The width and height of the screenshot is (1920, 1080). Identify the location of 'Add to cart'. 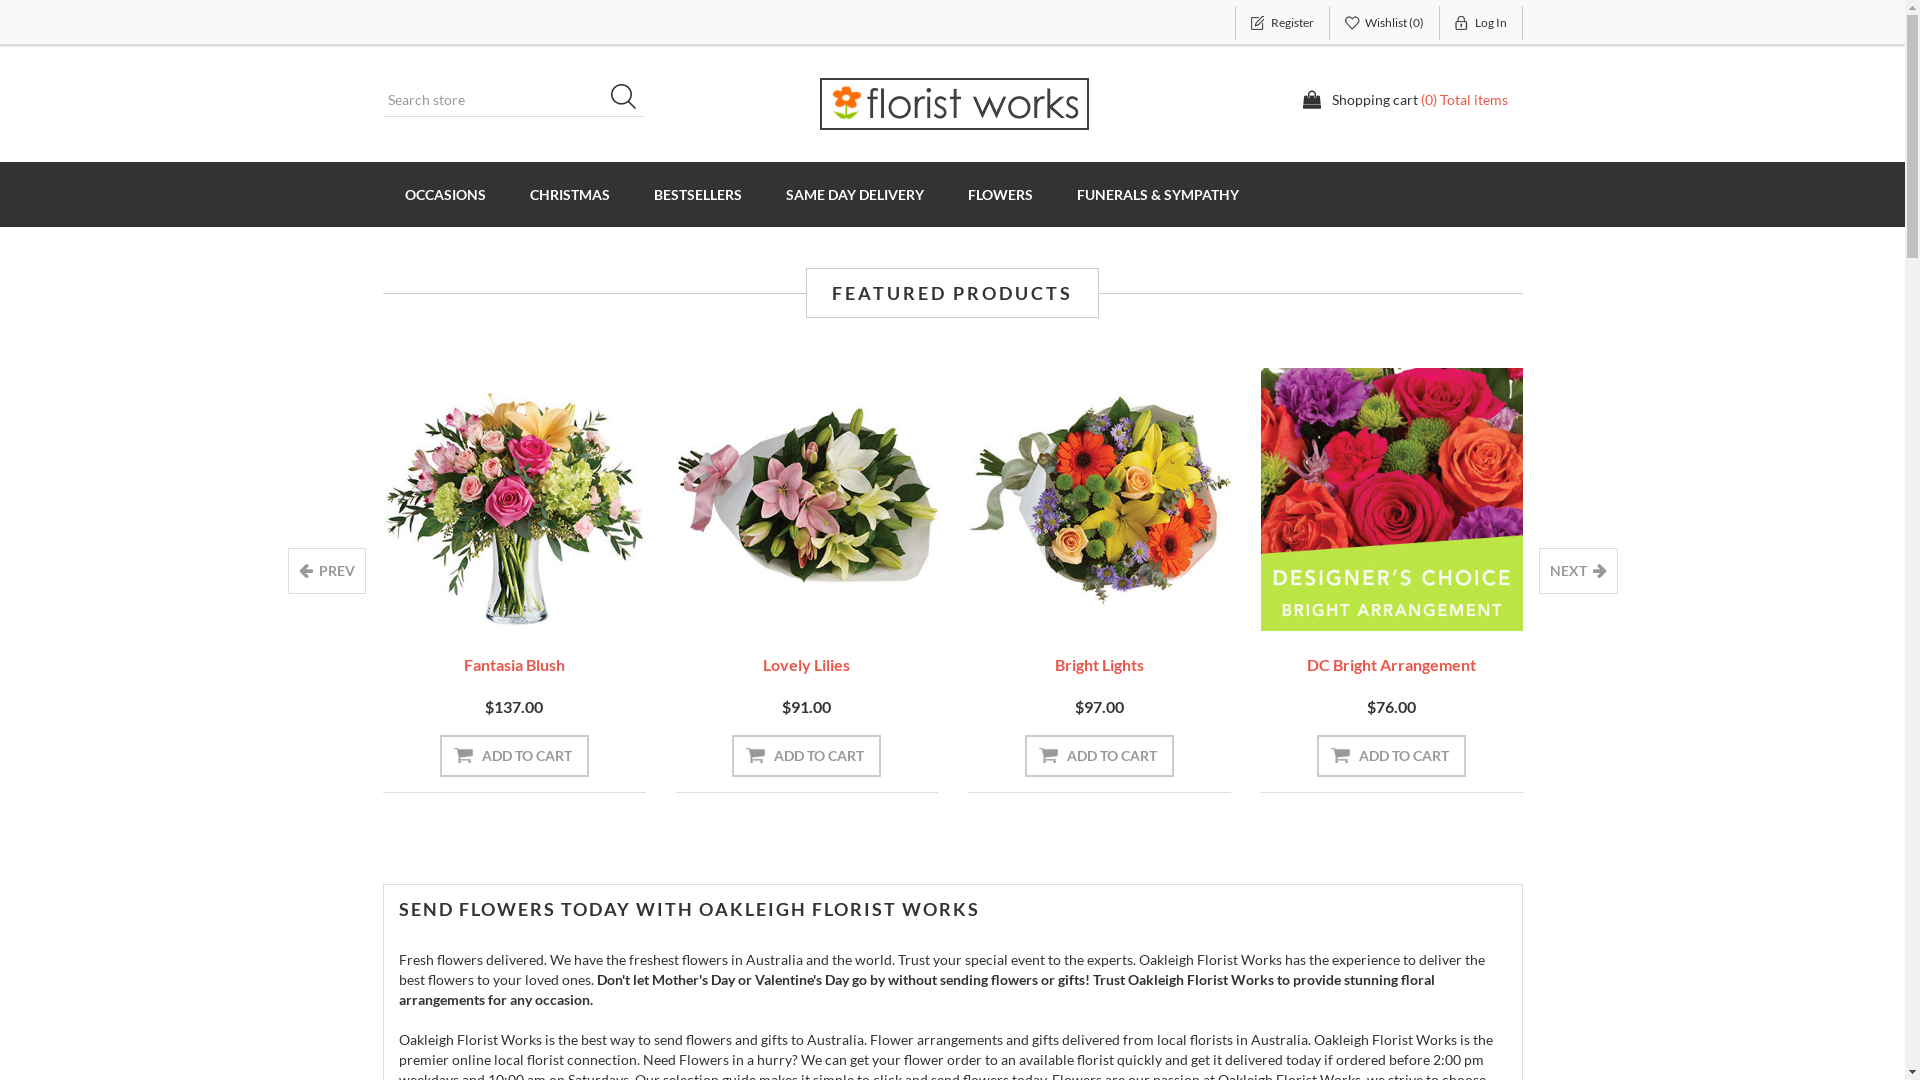
(514, 755).